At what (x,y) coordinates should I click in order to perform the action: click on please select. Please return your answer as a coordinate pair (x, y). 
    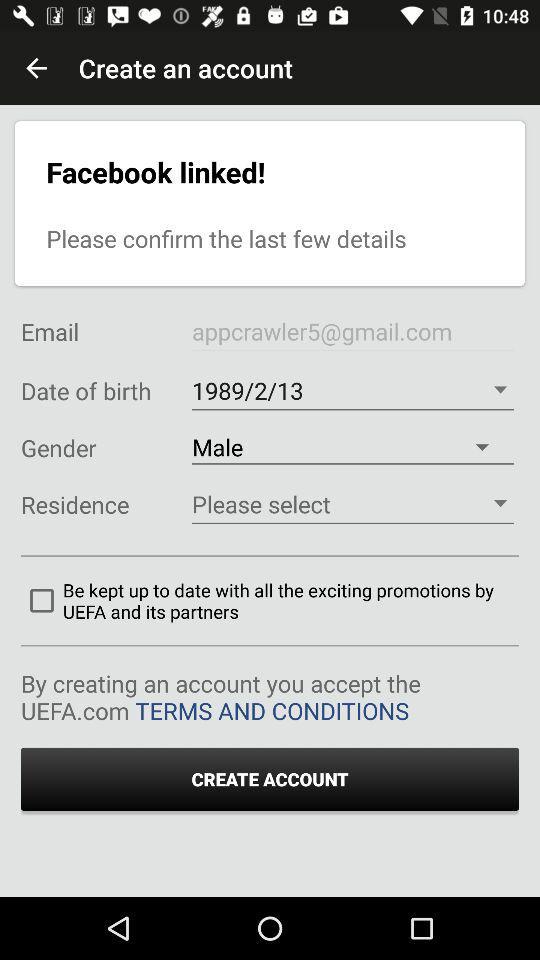
    Looking at the image, I should click on (351, 503).